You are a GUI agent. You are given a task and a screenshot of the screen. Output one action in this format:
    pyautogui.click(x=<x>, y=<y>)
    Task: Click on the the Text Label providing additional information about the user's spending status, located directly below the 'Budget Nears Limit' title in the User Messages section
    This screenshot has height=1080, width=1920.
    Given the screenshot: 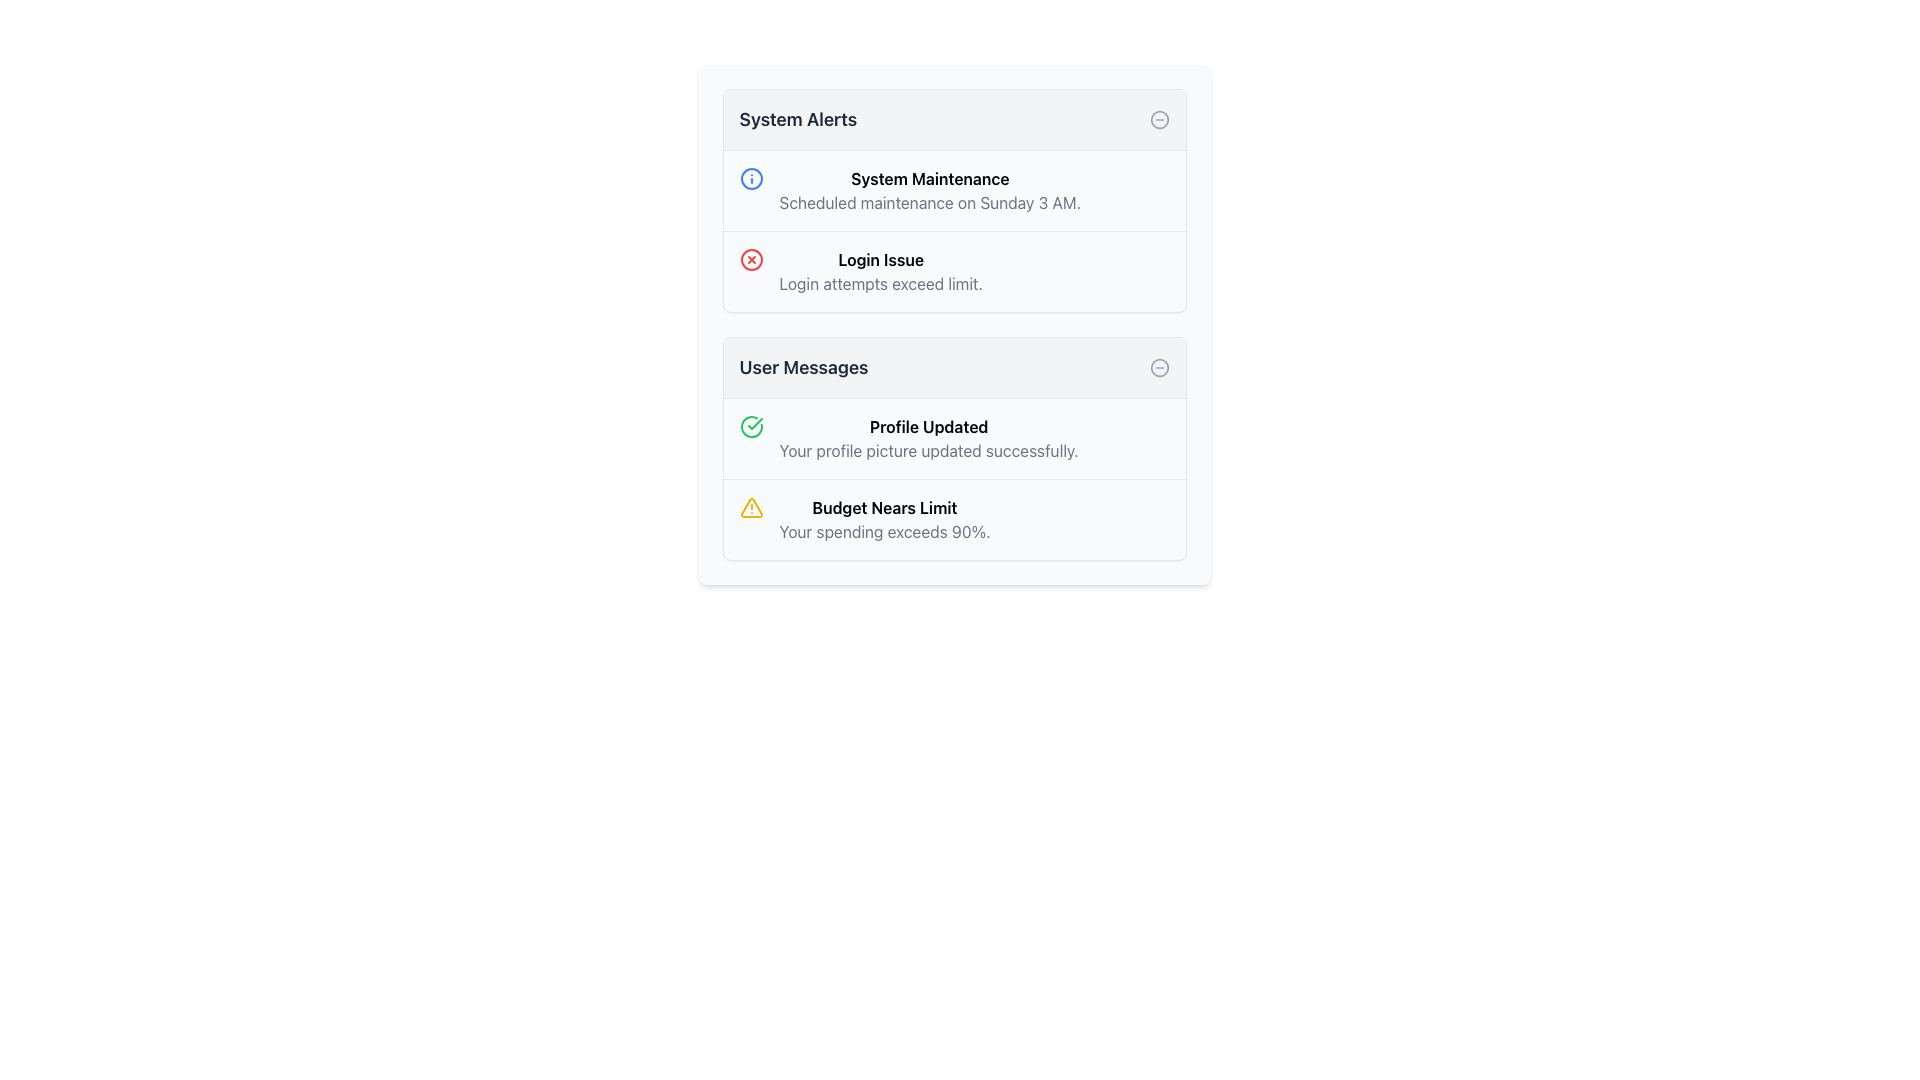 What is the action you would take?
    pyautogui.click(x=883, y=531)
    